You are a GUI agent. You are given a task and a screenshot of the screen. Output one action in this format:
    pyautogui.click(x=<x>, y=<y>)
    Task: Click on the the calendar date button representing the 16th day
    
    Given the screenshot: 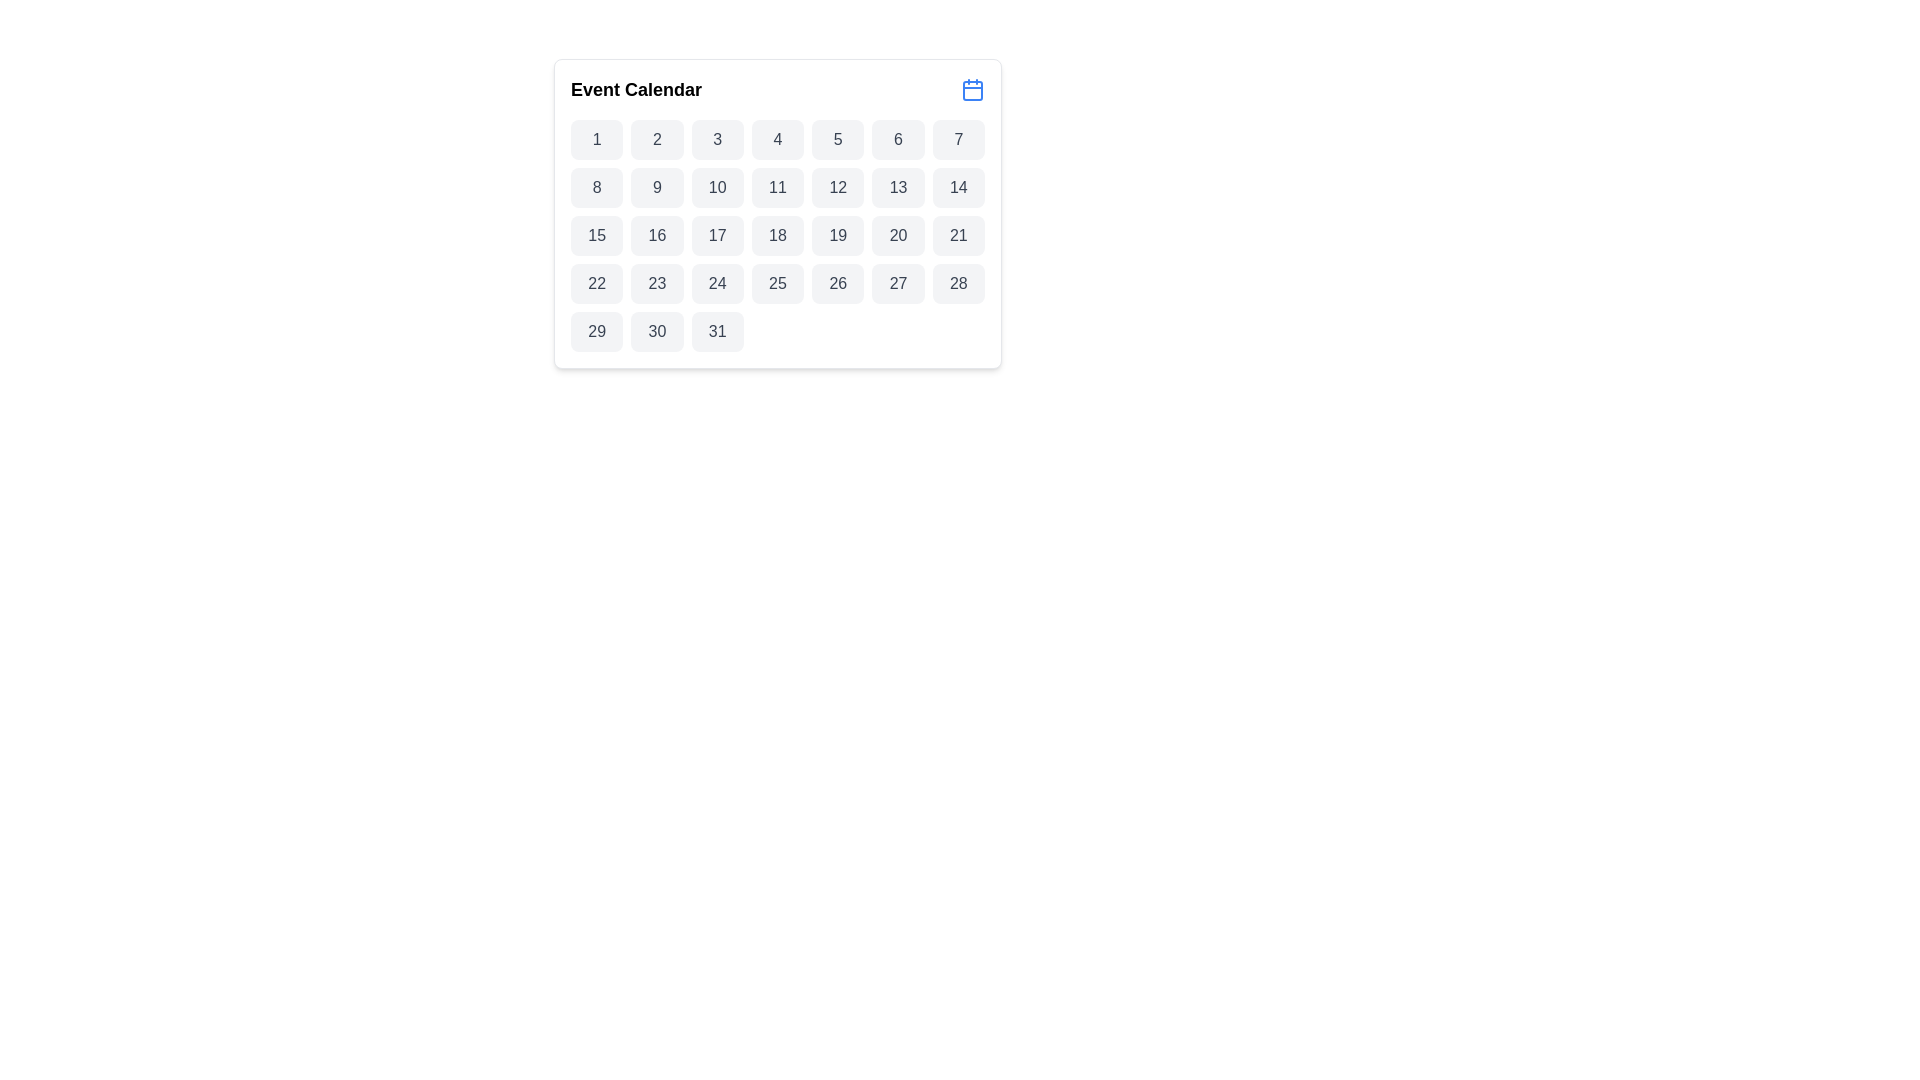 What is the action you would take?
    pyautogui.click(x=657, y=234)
    